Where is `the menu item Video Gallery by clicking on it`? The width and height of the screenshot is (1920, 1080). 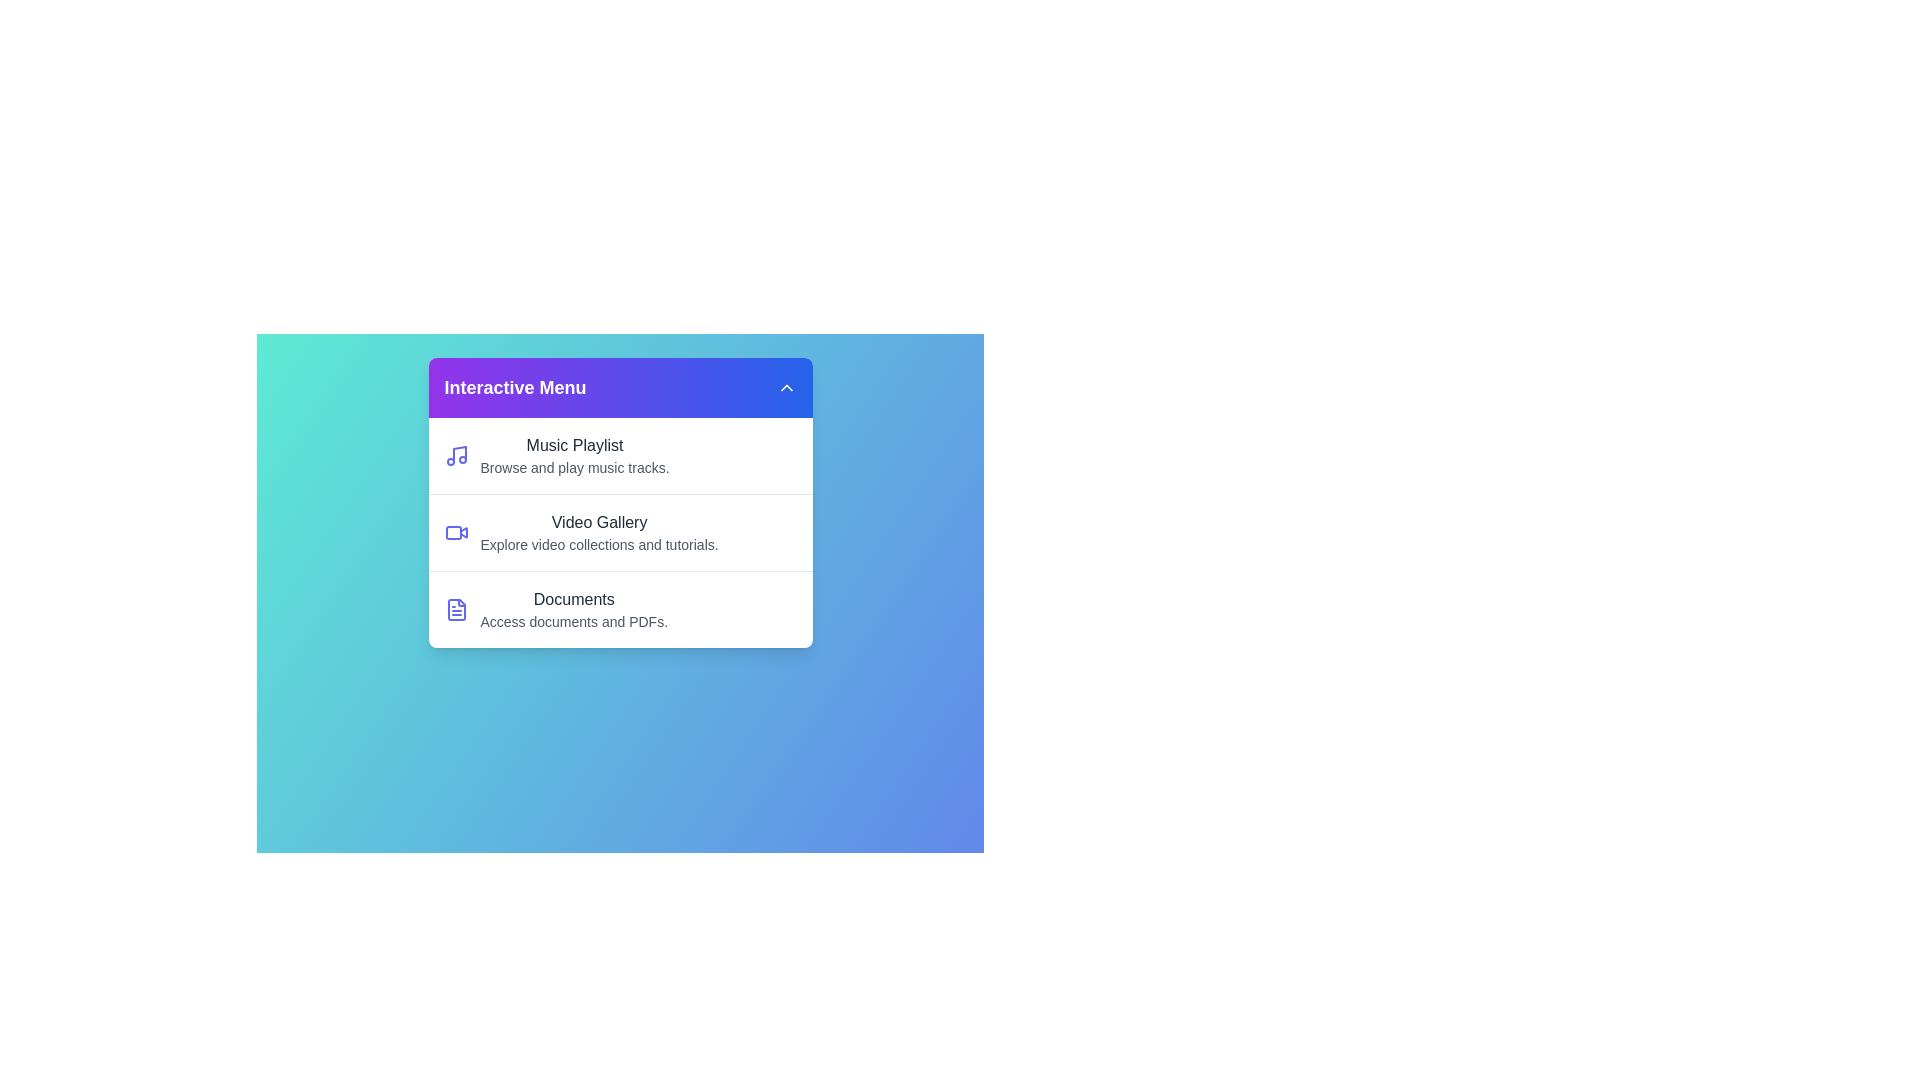 the menu item Video Gallery by clicking on it is located at coordinates (619, 531).